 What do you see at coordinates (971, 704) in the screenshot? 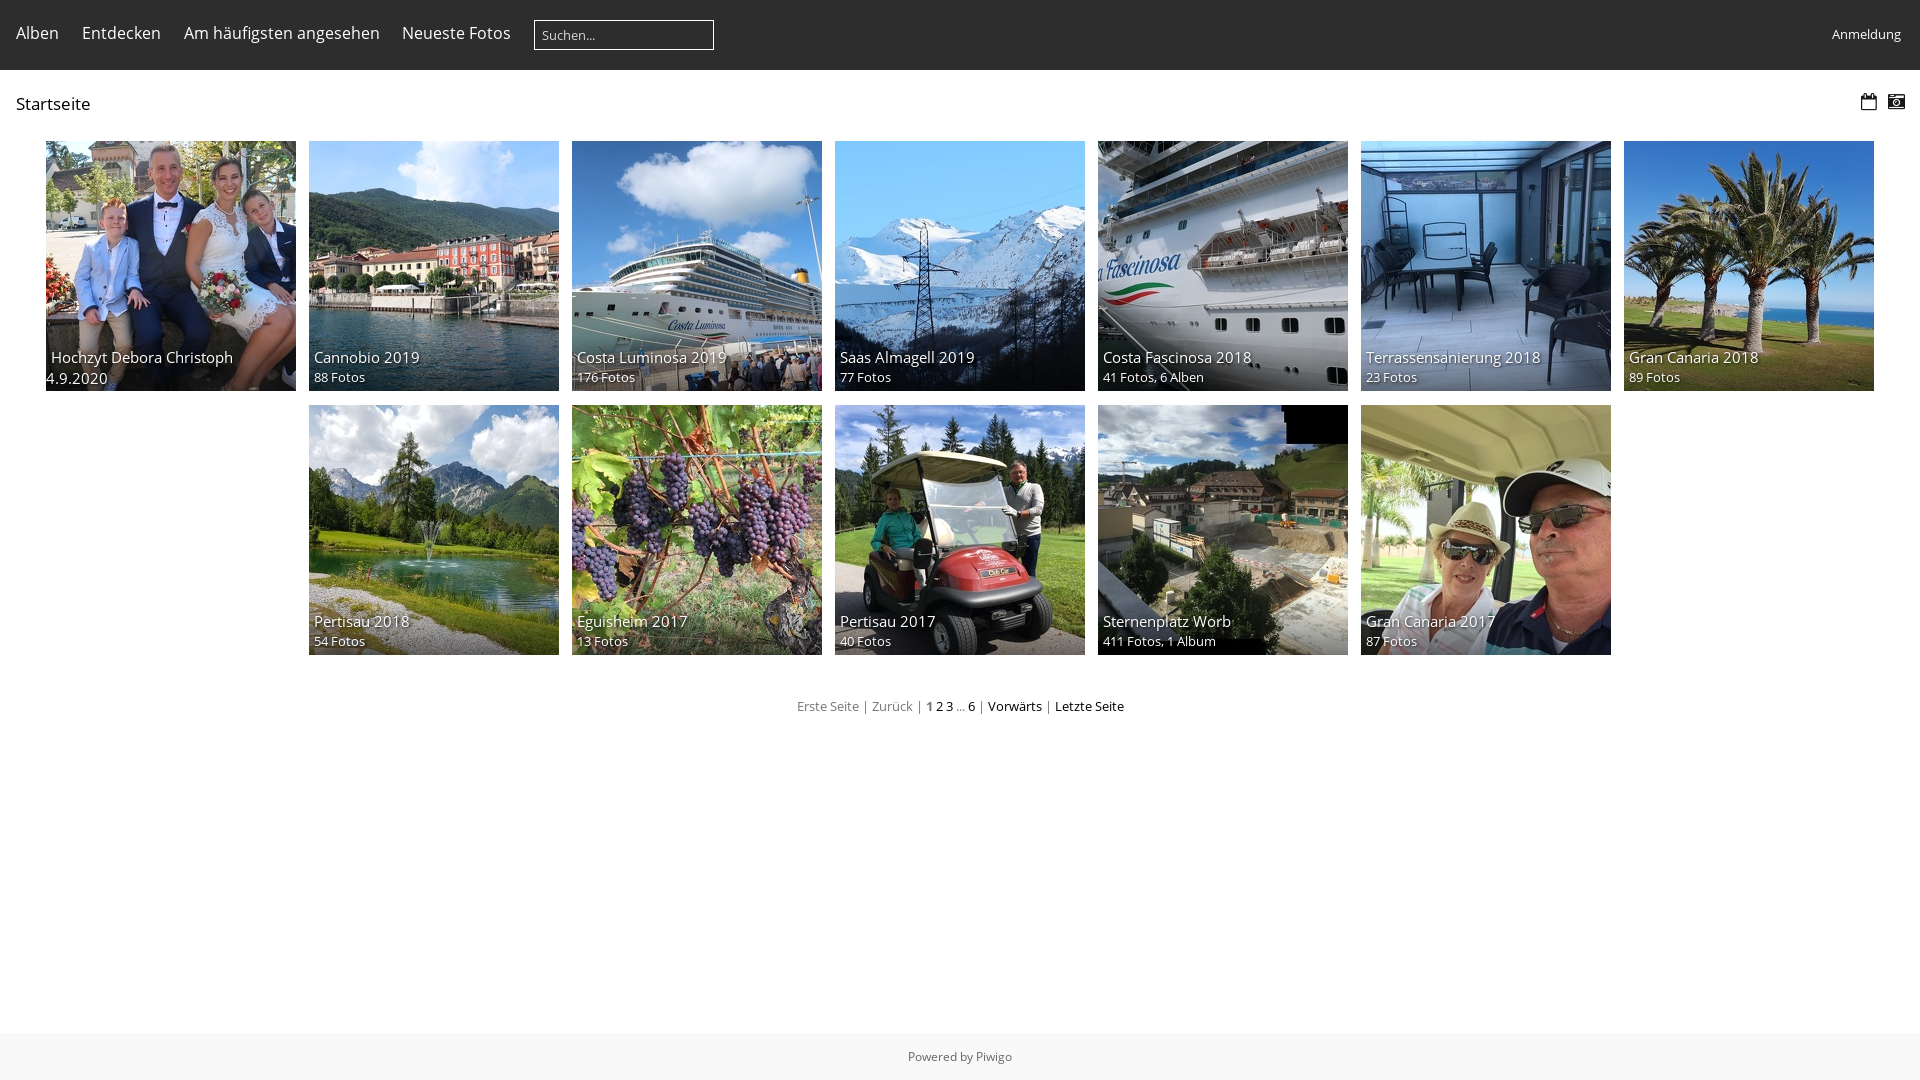
I see `'6'` at bounding box center [971, 704].